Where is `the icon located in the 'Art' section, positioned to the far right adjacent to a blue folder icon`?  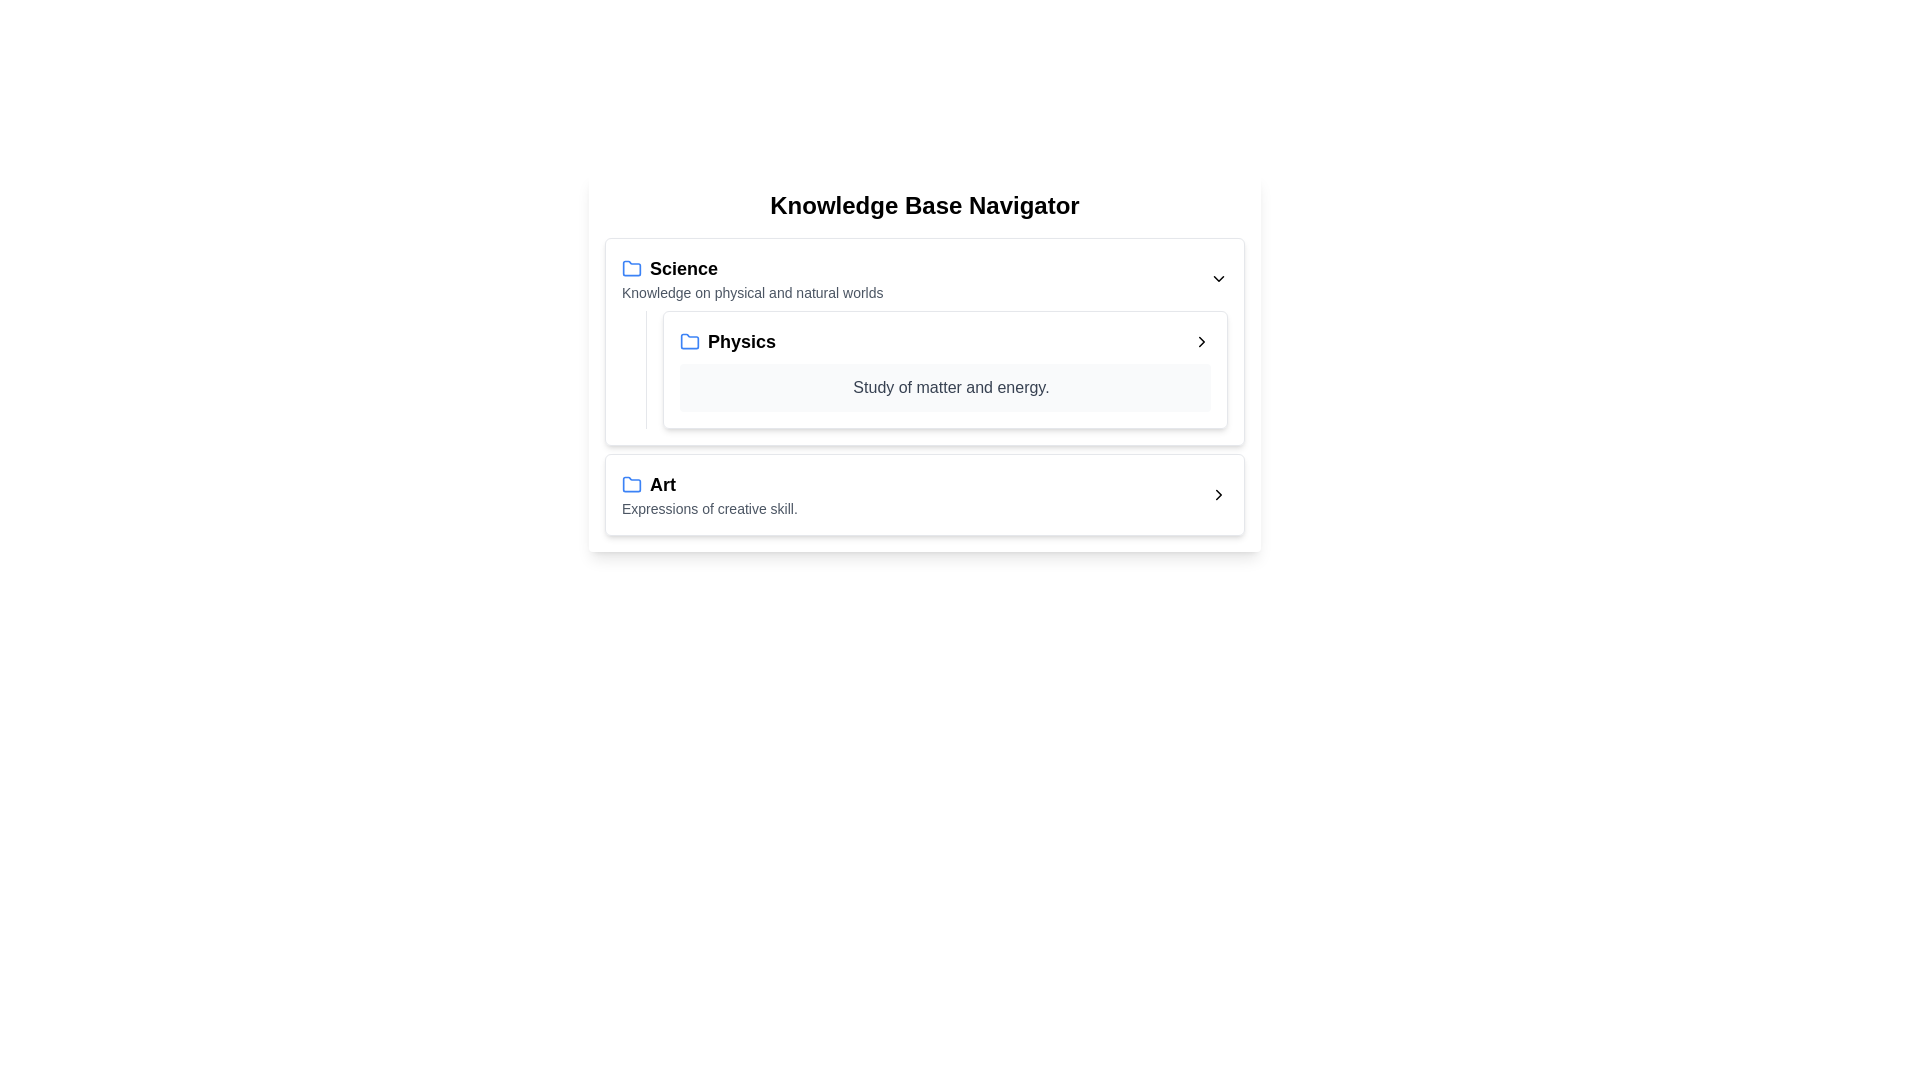 the icon located in the 'Art' section, positioned to the far right adjacent to a blue folder icon is located at coordinates (1218, 494).